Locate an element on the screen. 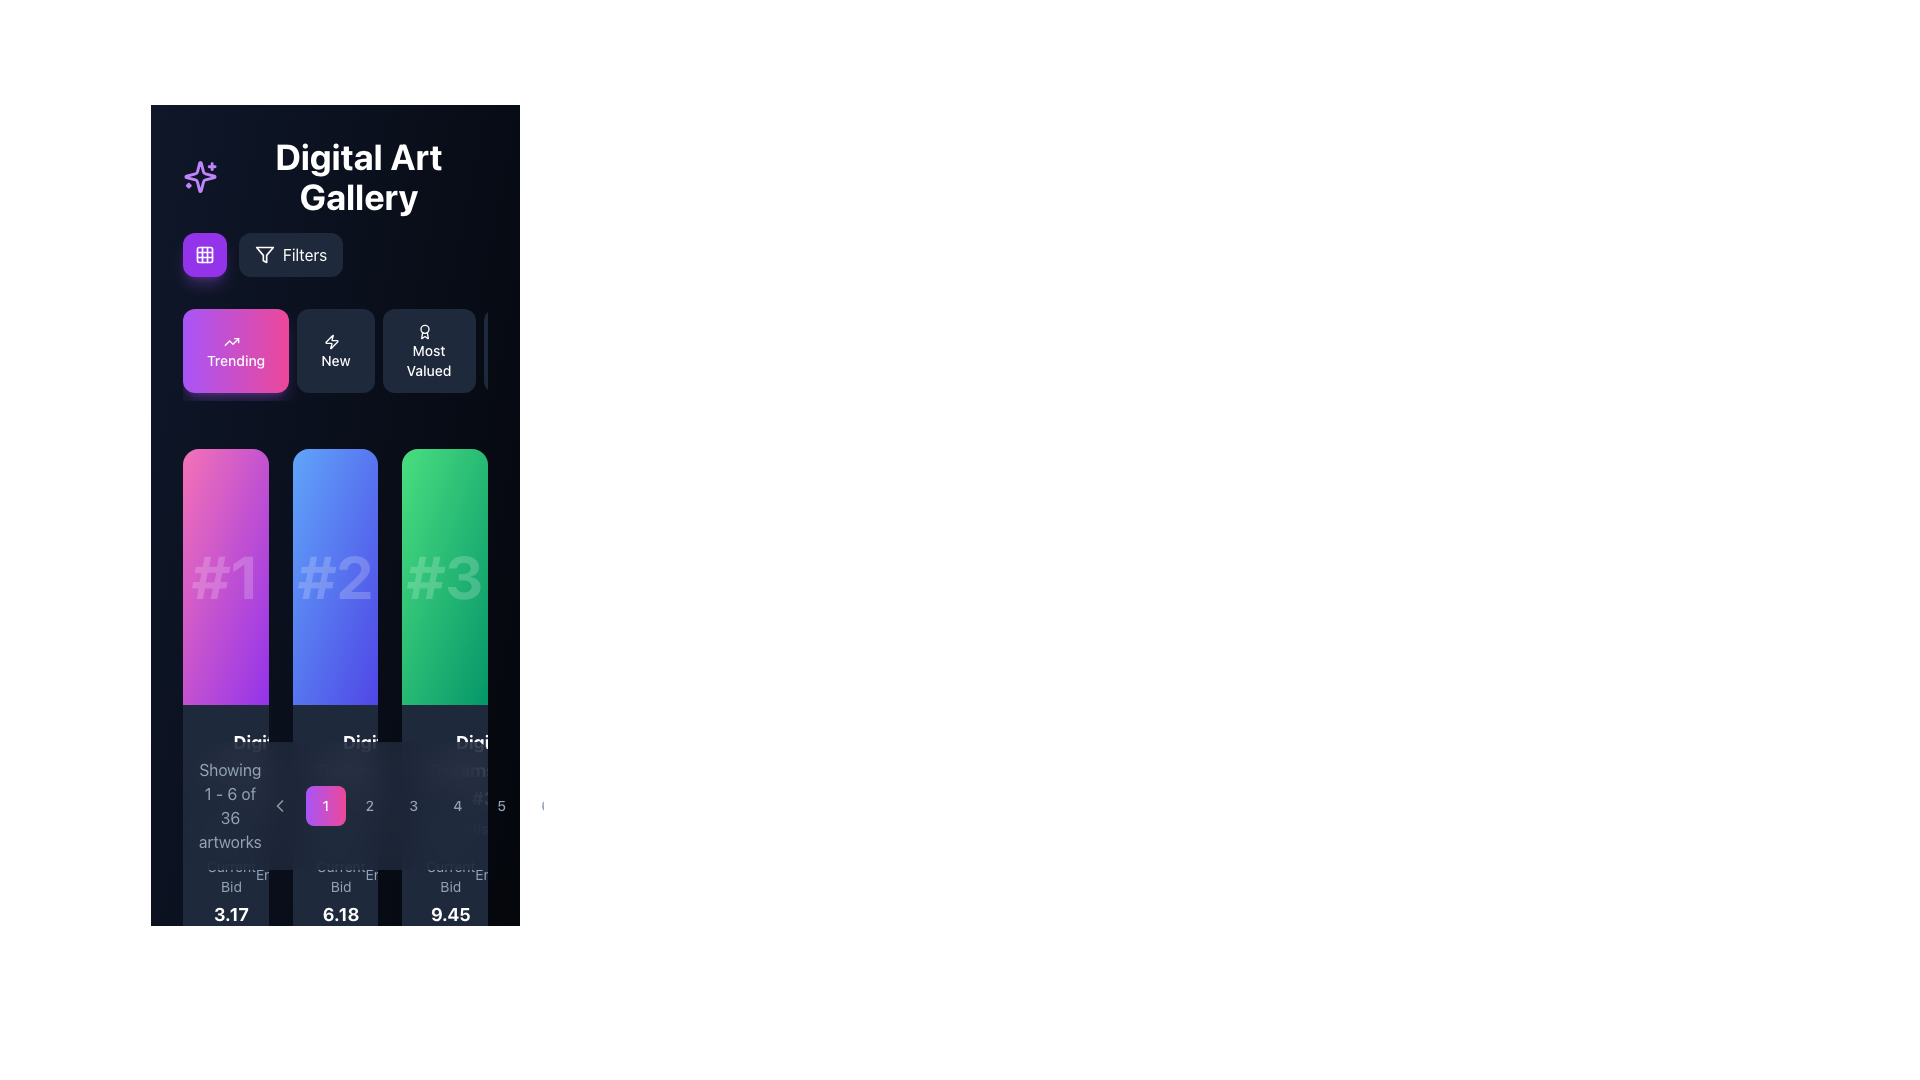 The width and height of the screenshot is (1920, 1080). the 'Most Valued' button, which is the third button in a horizontal row, located slightly below the 'Digital Art Gallery' title is located at coordinates (428, 350).